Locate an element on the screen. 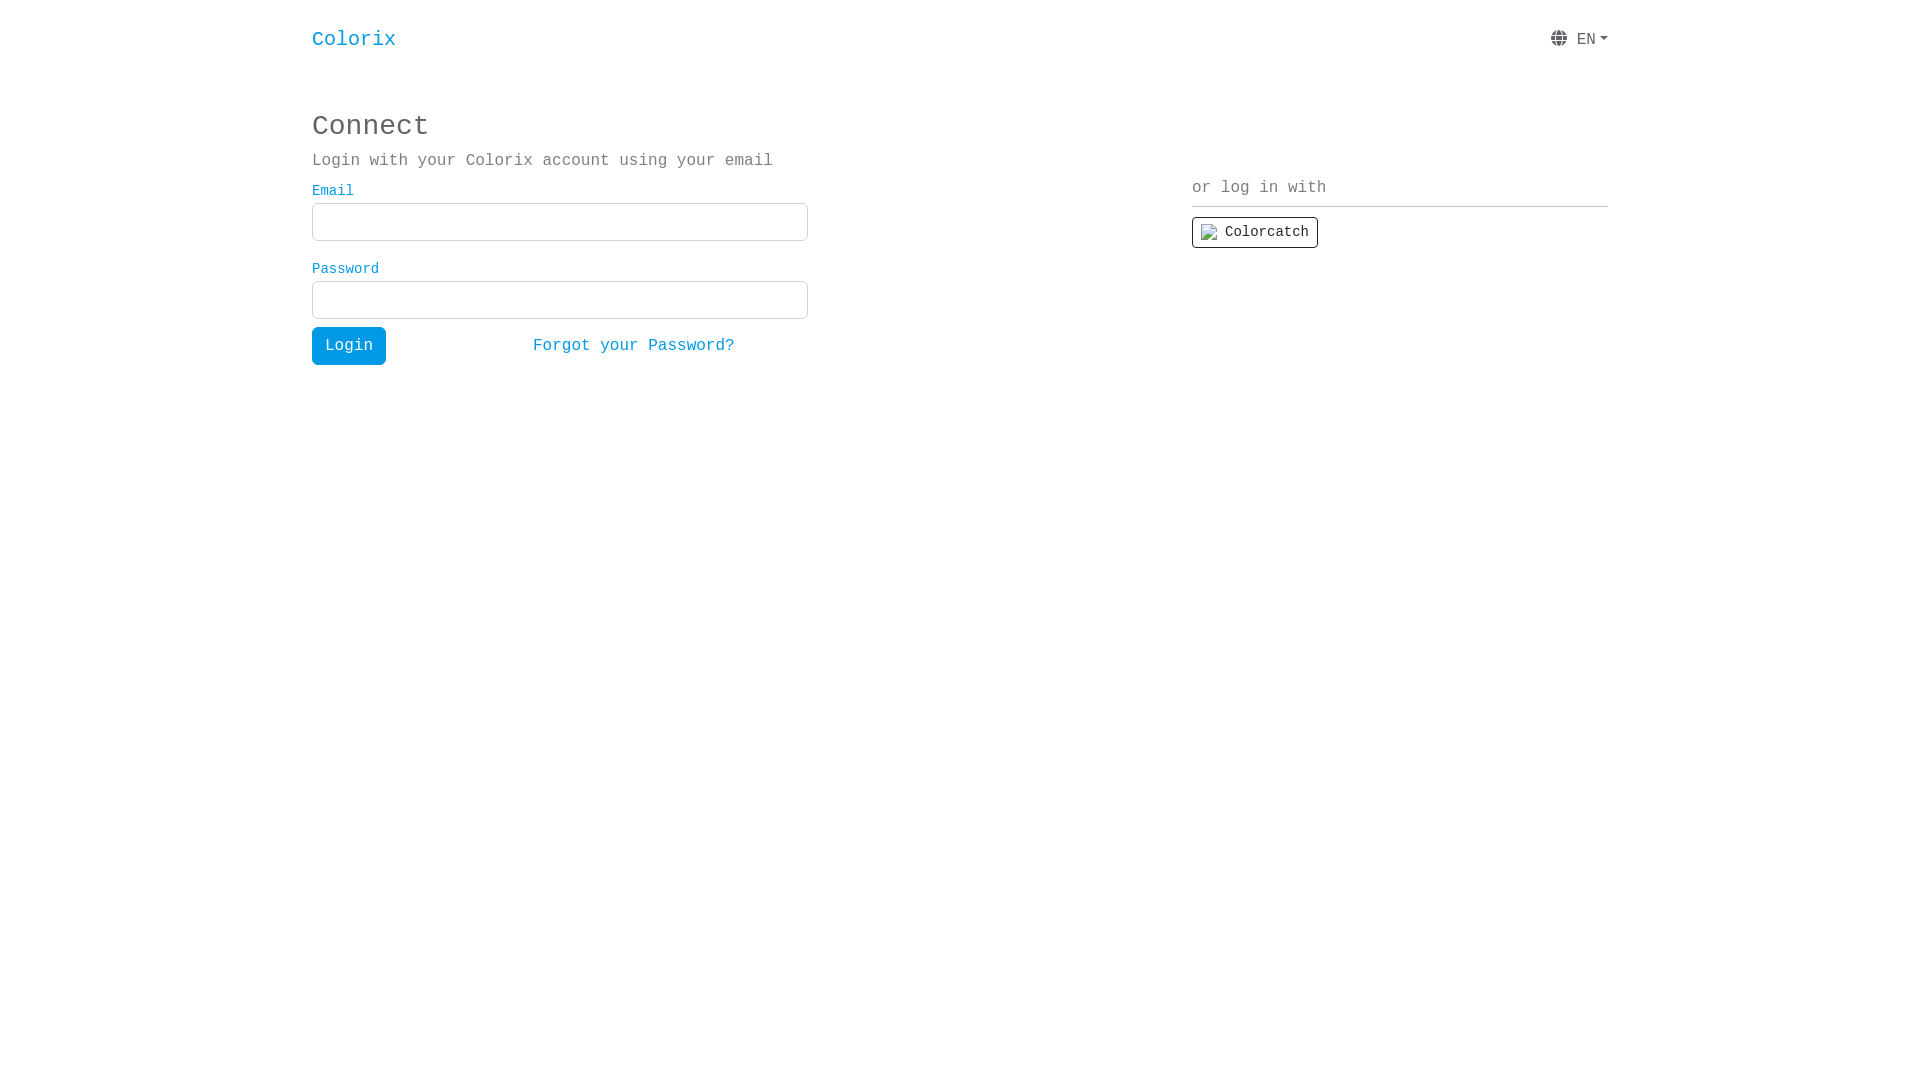 This screenshot has width=1920, height=1080. 'Colorcatch' is located at coordinates (1191, 231).